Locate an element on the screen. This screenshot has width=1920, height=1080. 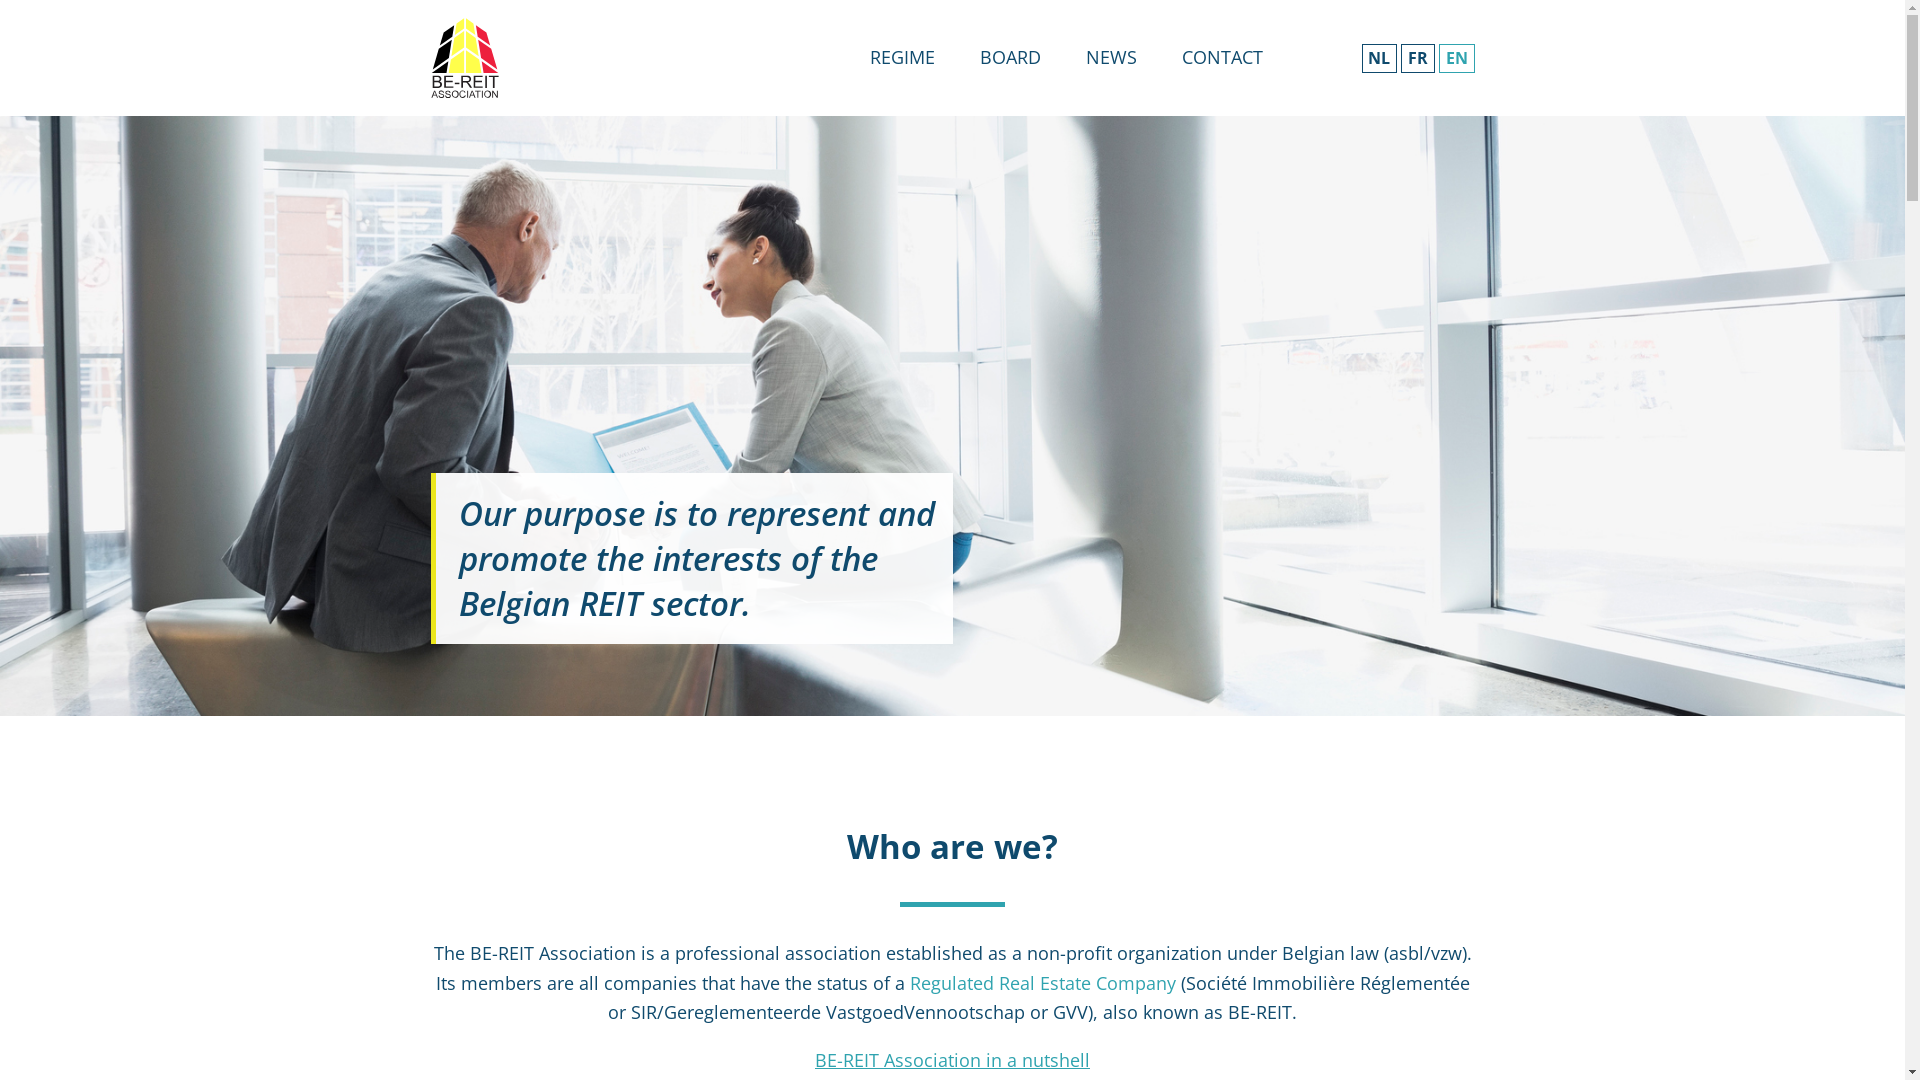
'EN' is located at coordinates (1456, 57).